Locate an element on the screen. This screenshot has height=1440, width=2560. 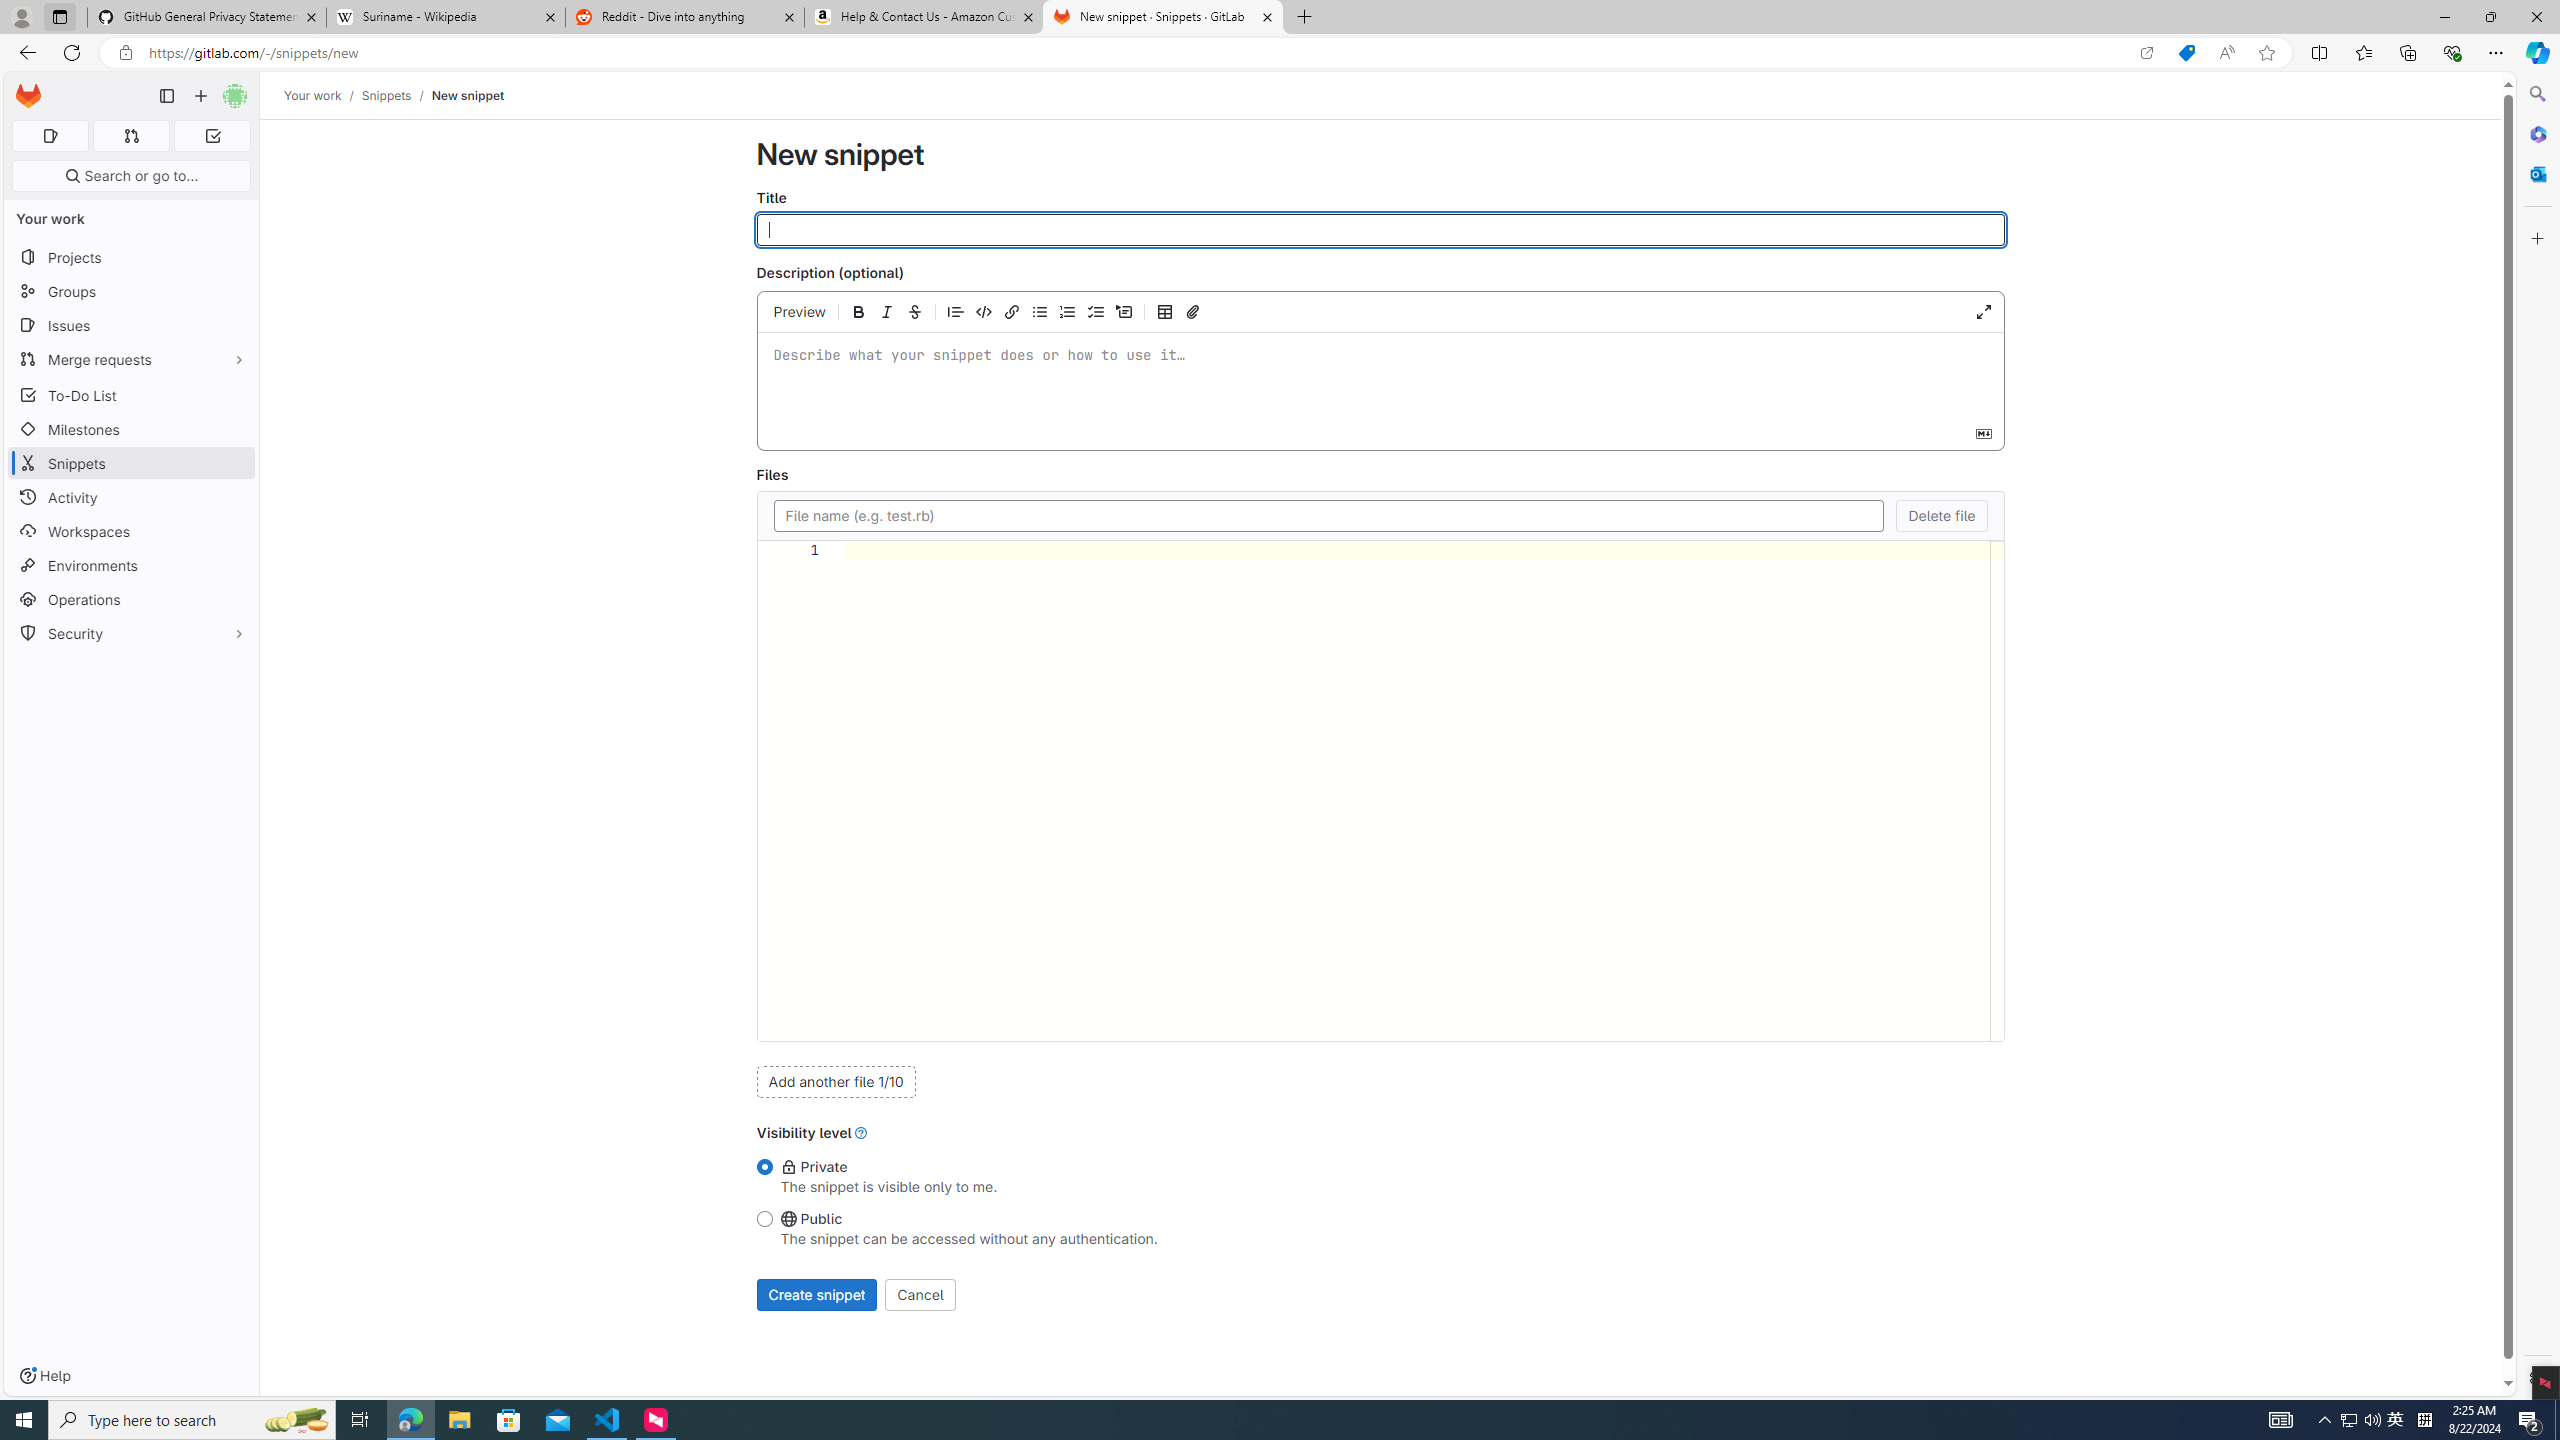
'Add a bullet list' is located at coordinates (1039, 310).